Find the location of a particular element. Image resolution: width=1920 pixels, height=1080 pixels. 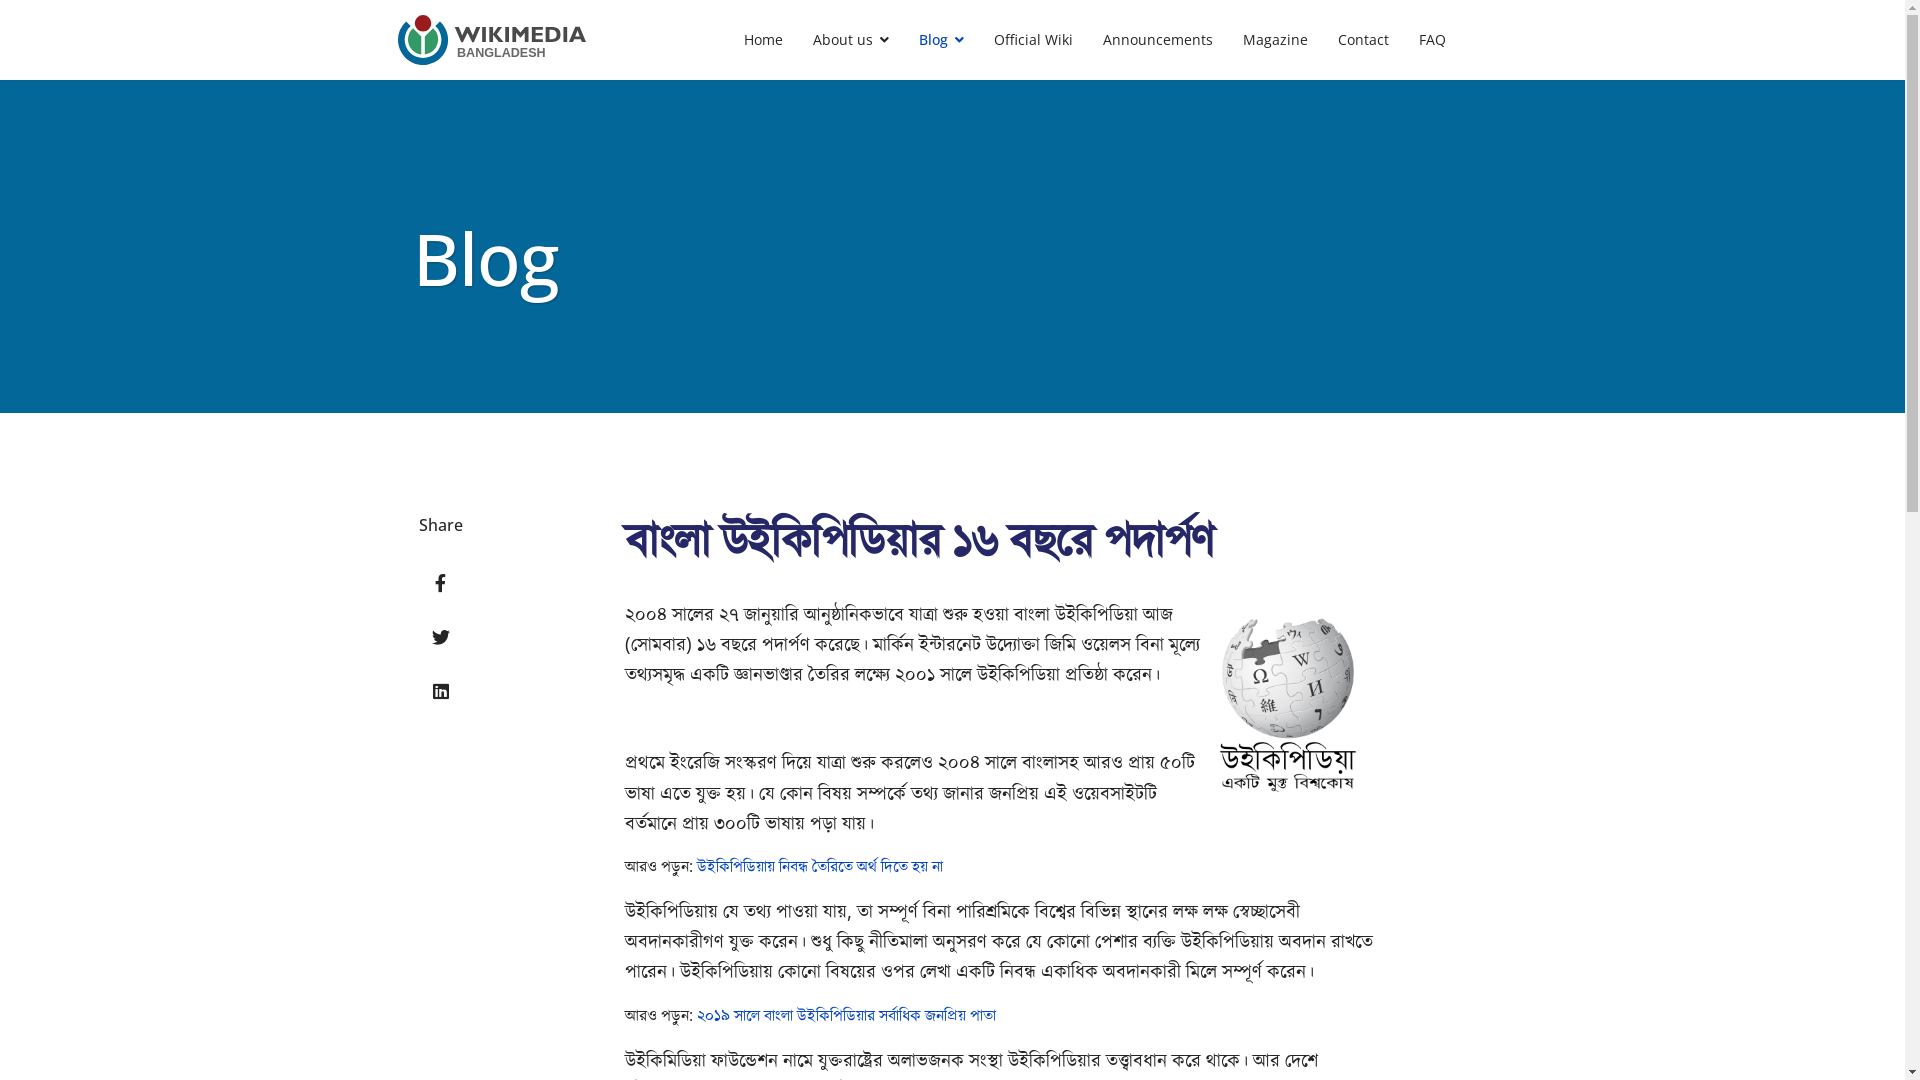

'Announcements' is located at coordinates (1157, 39).